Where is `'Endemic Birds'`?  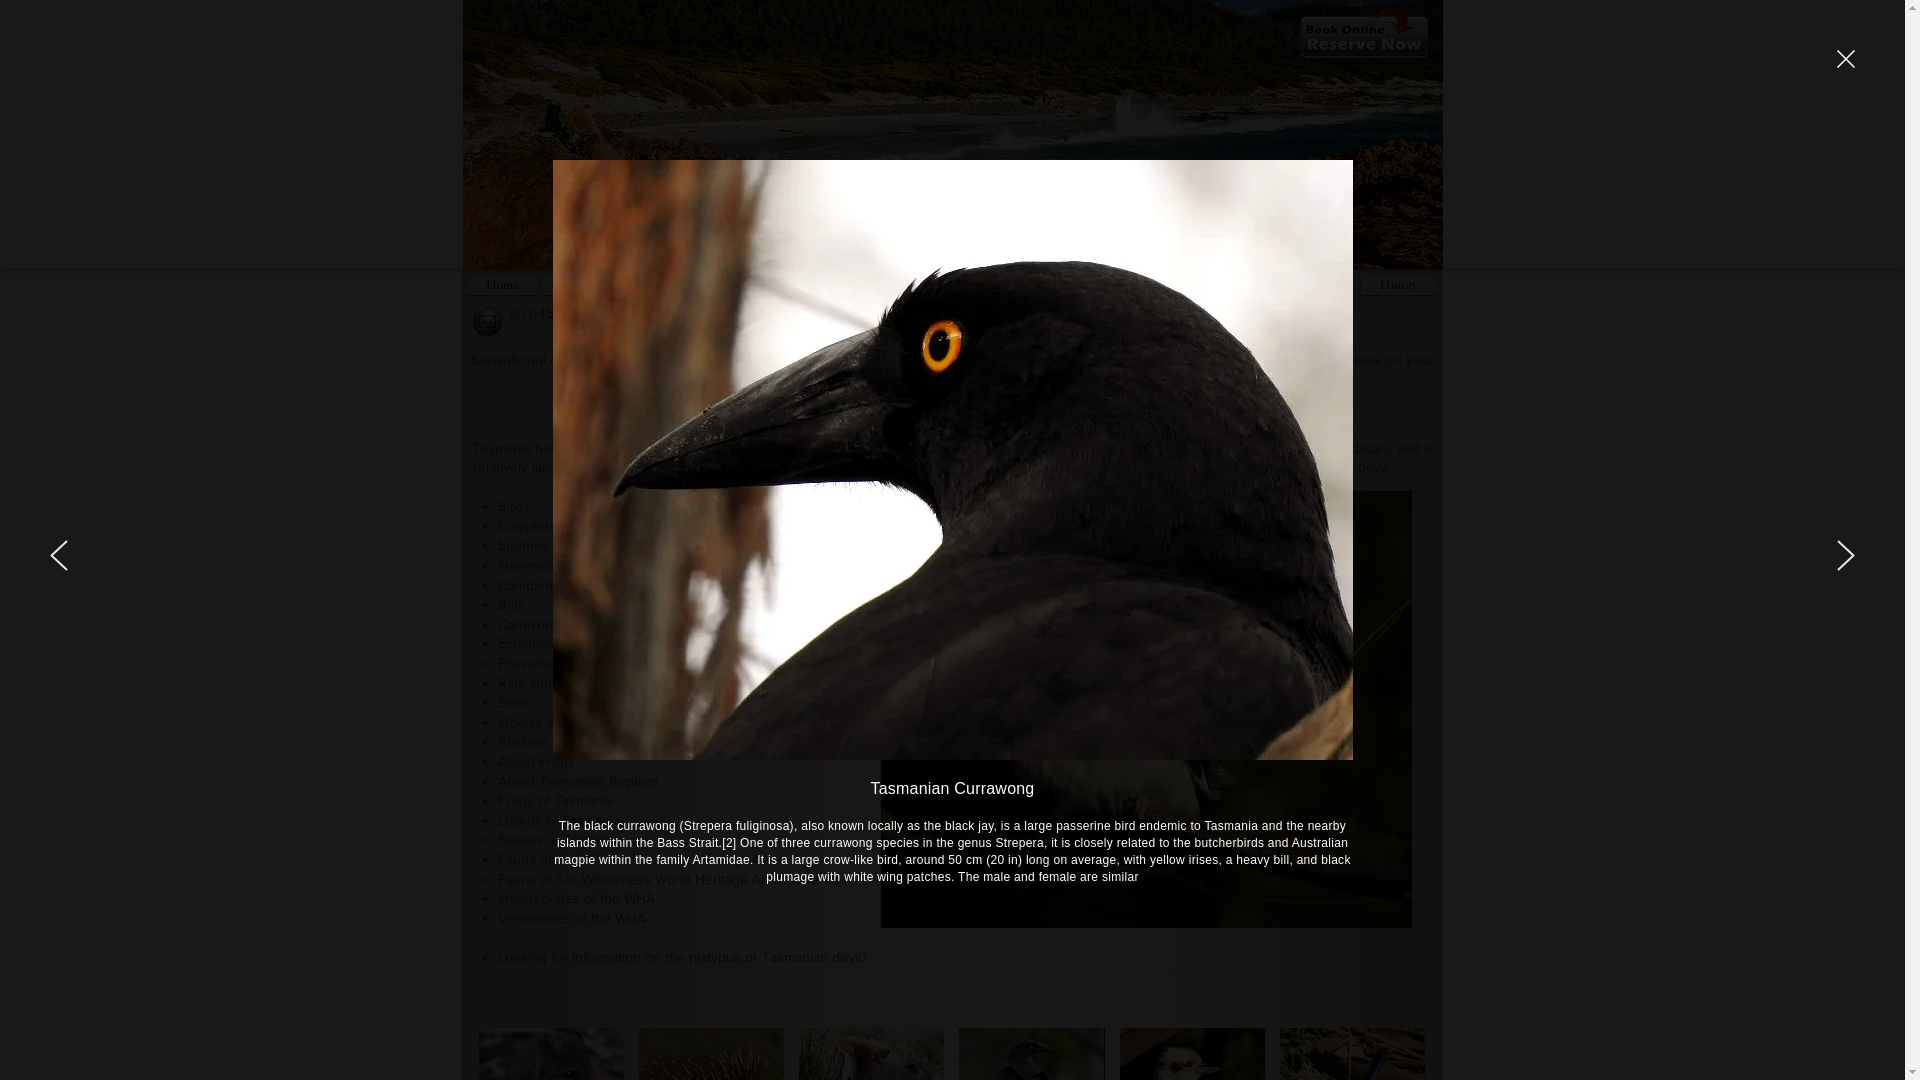 'Endemic Birds' is located at coordinates (542, 544).